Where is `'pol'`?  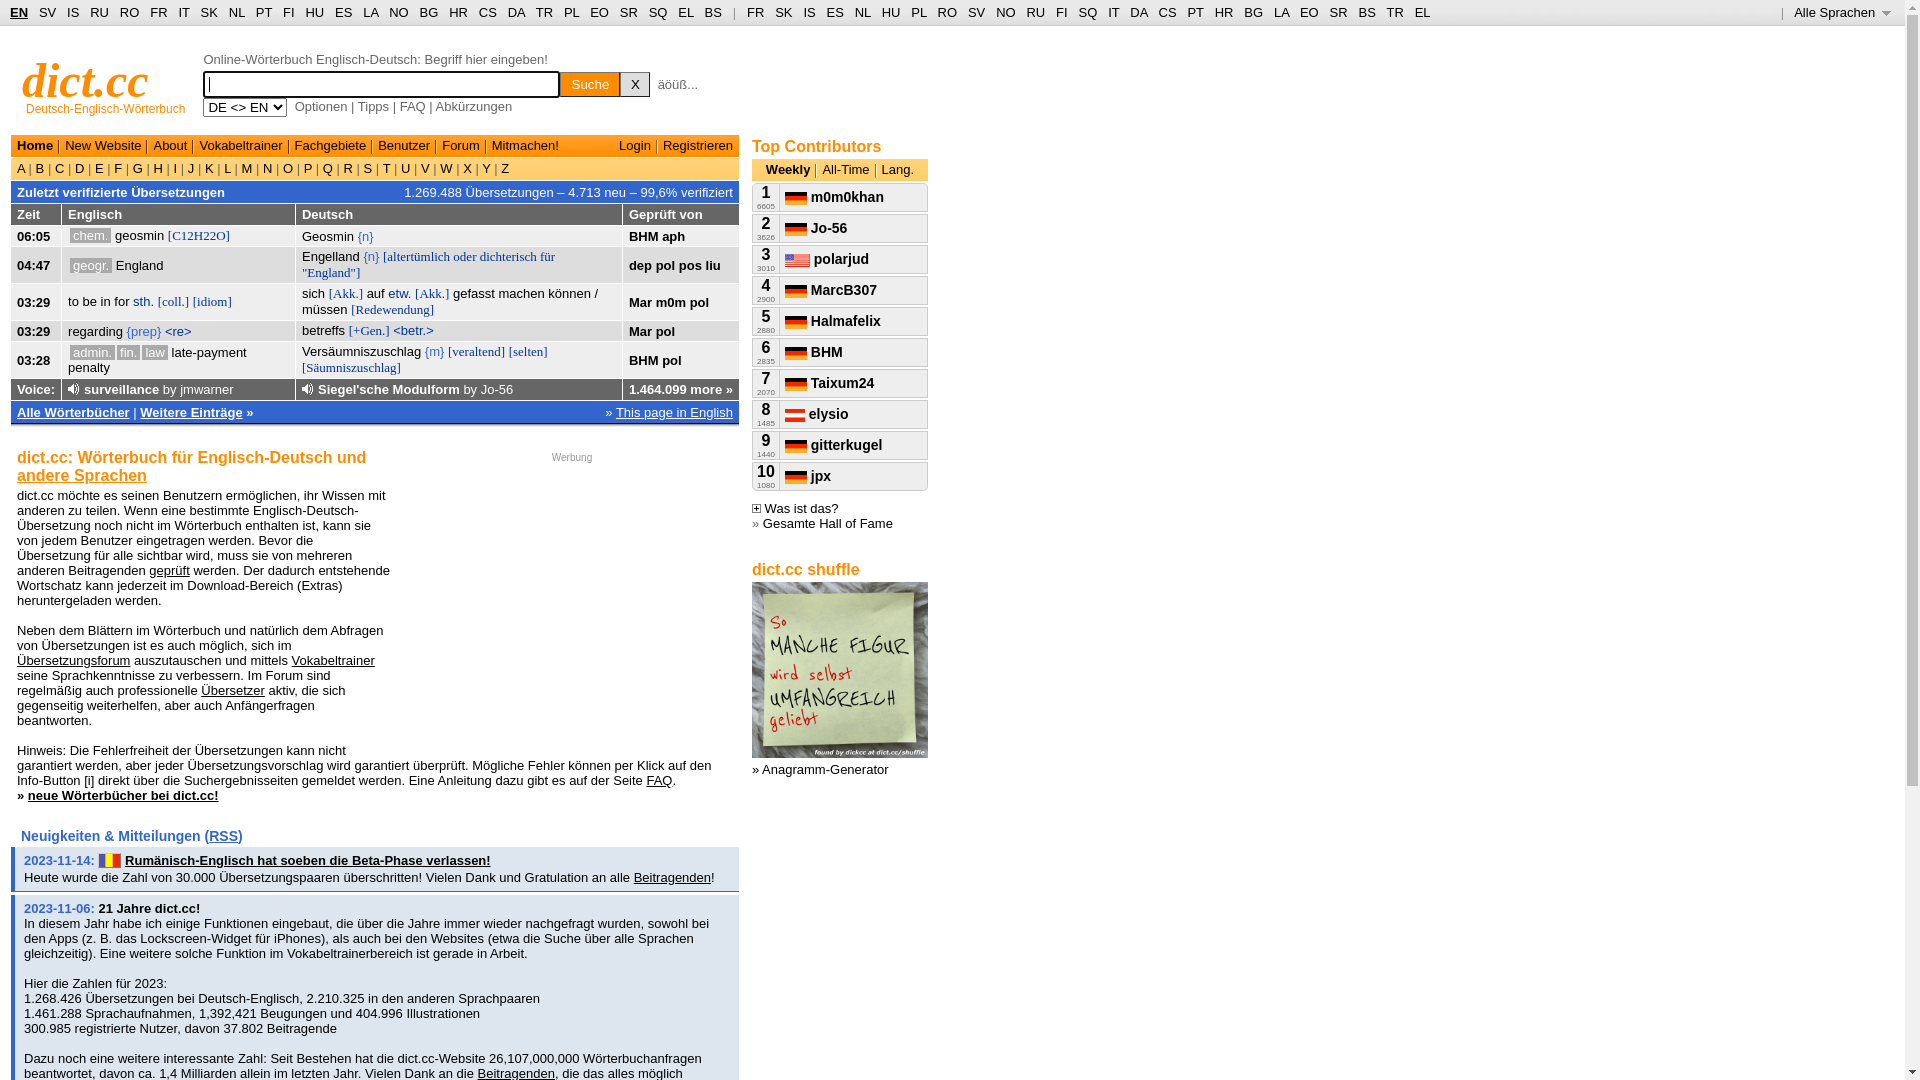 'pol' is located at coordinates (672, 358).